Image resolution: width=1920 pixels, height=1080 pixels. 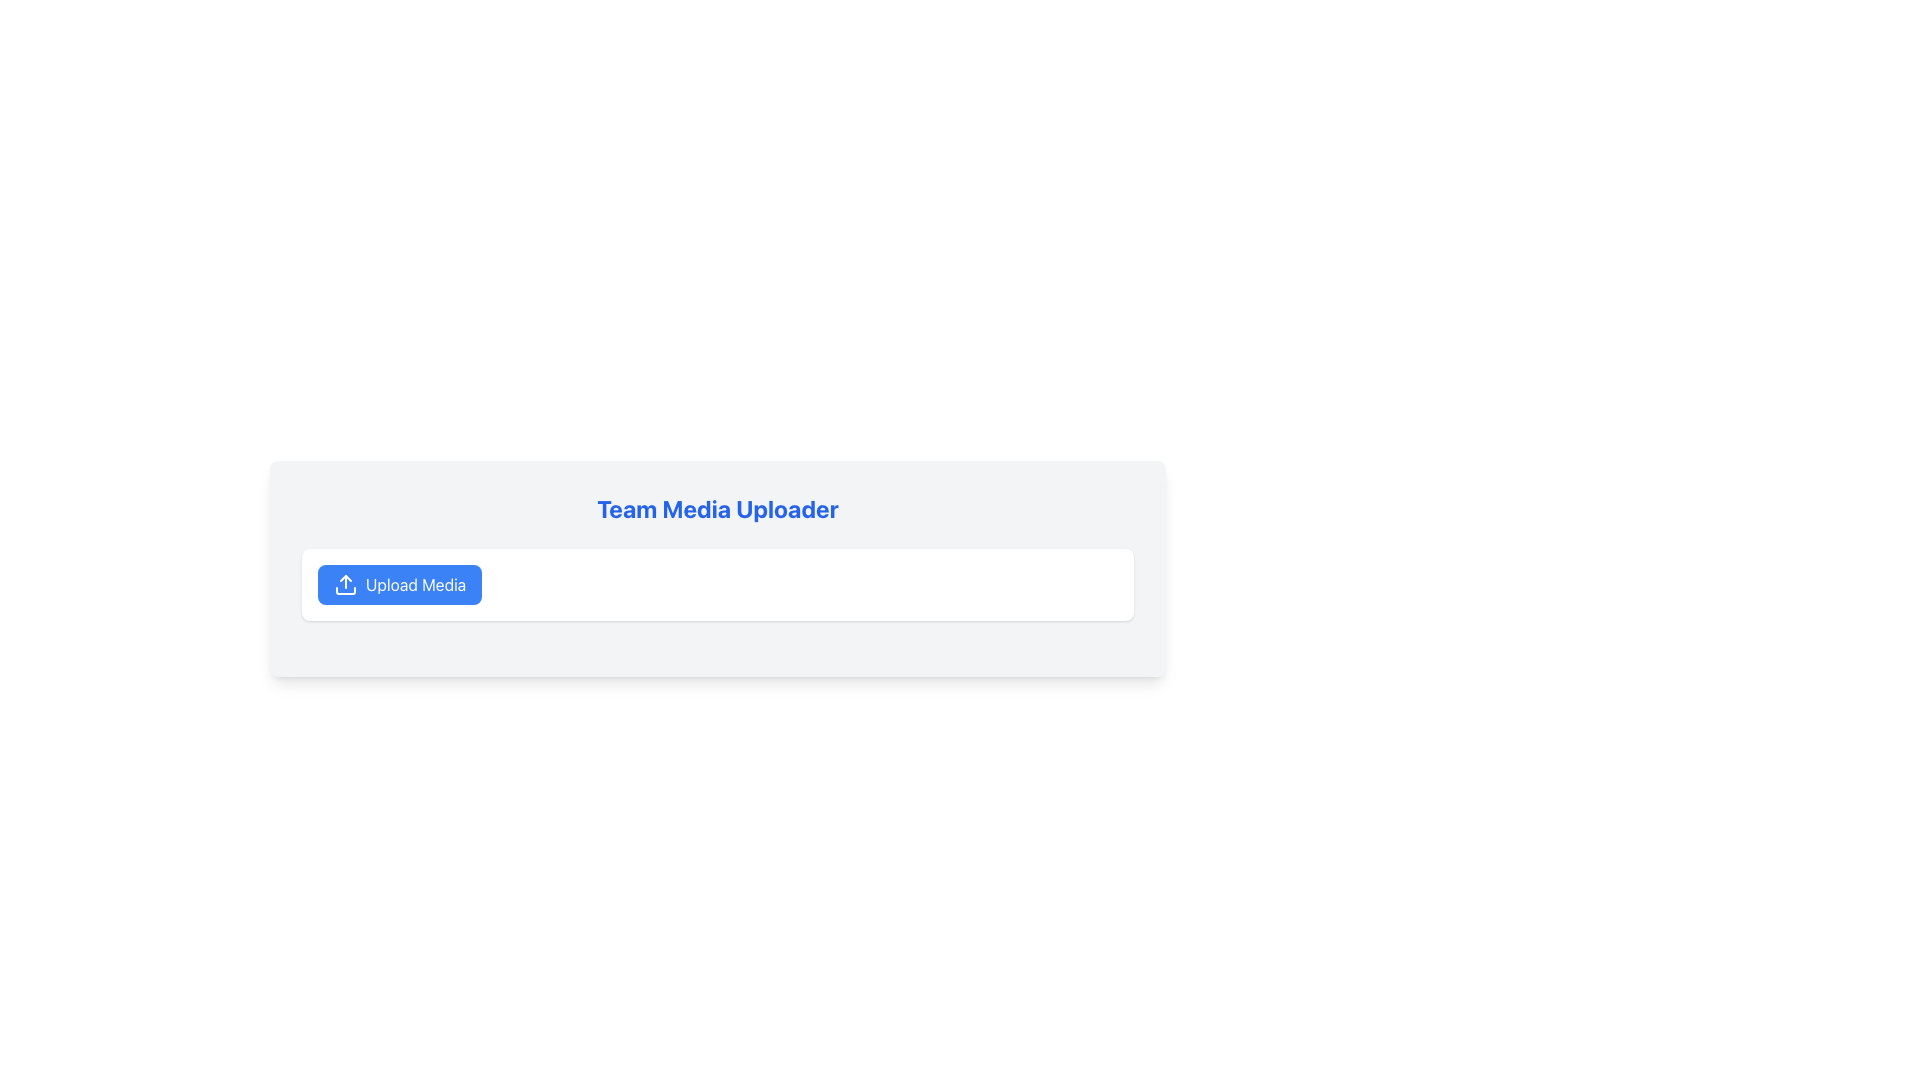 I want to click on the upload icon, which is a compact blue button with a white upward-pointing arrow, located to the left of the 'Upload Media' button in the 'Team Media Uploader' section, to initiate an upload, so click(x=345, y=585).